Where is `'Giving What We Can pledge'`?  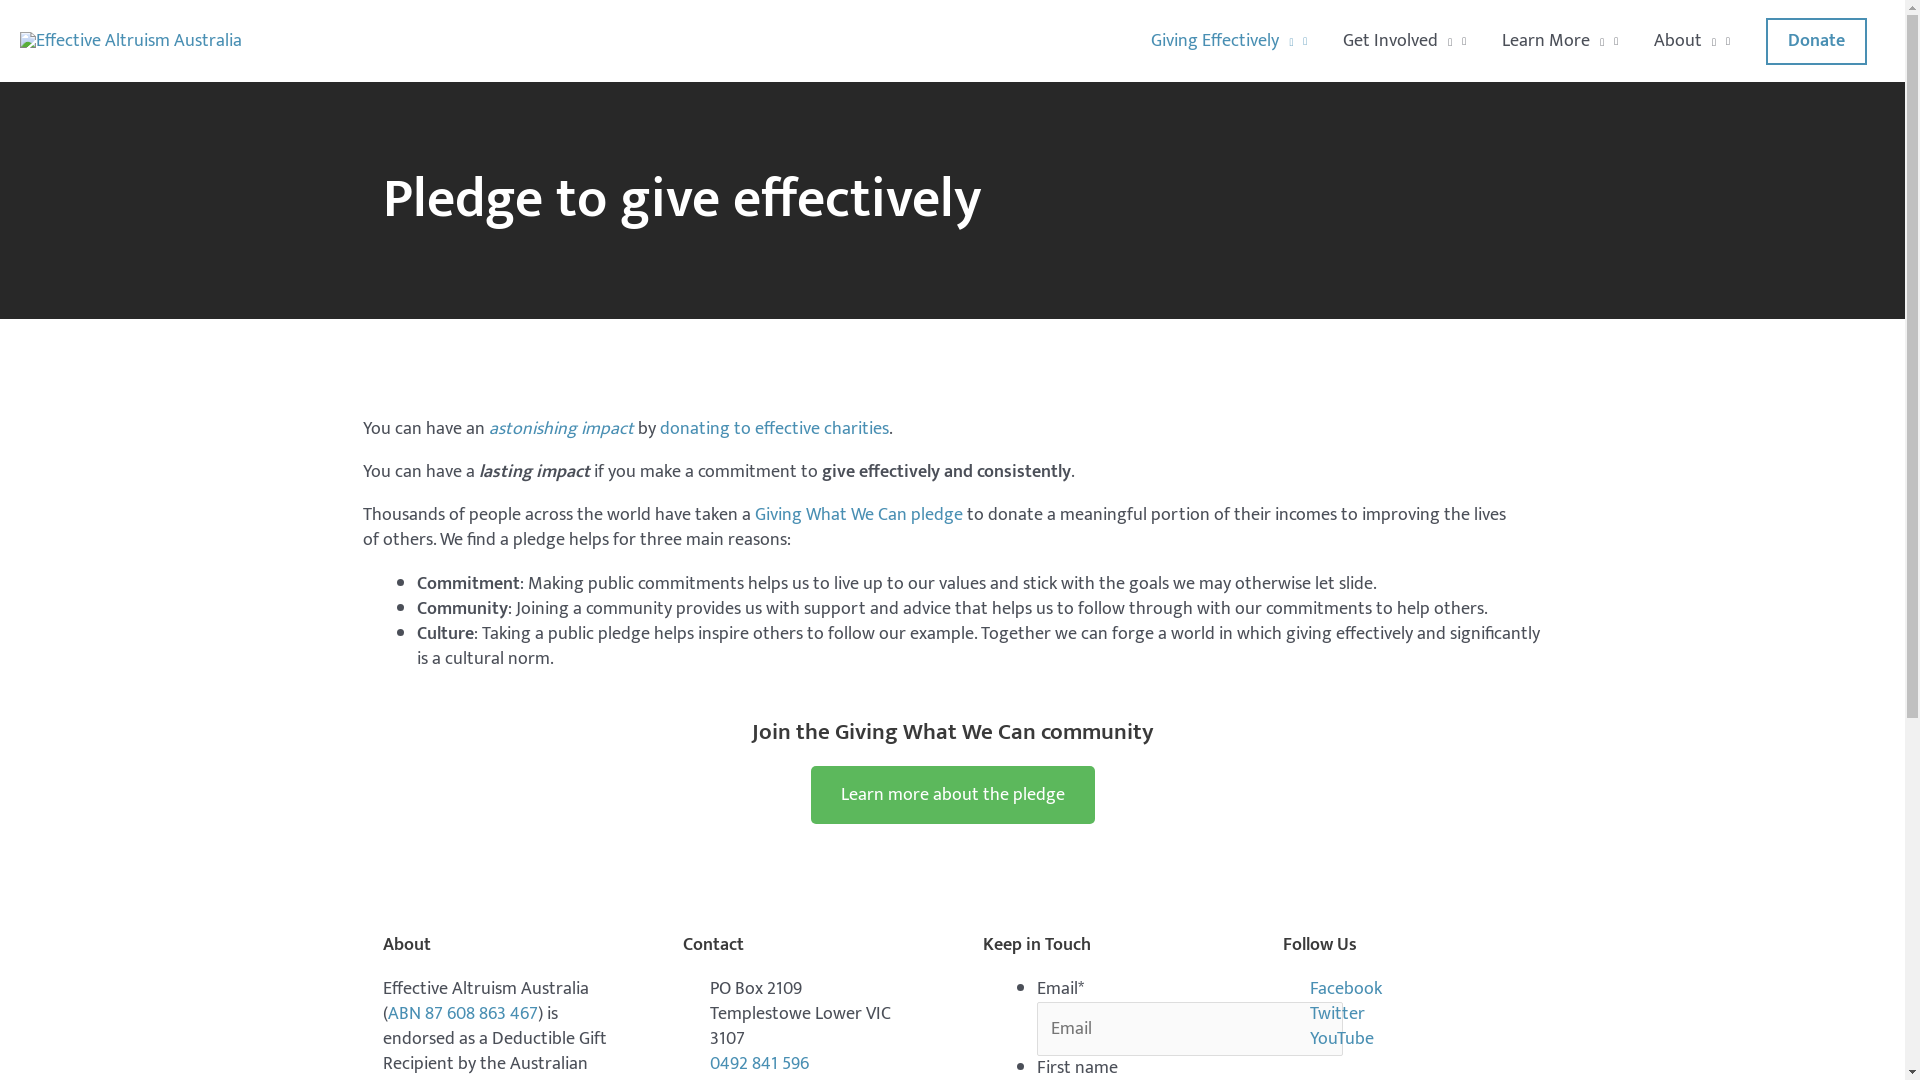
'Giving What We Can pledge' is located at coordinates (858, 514).